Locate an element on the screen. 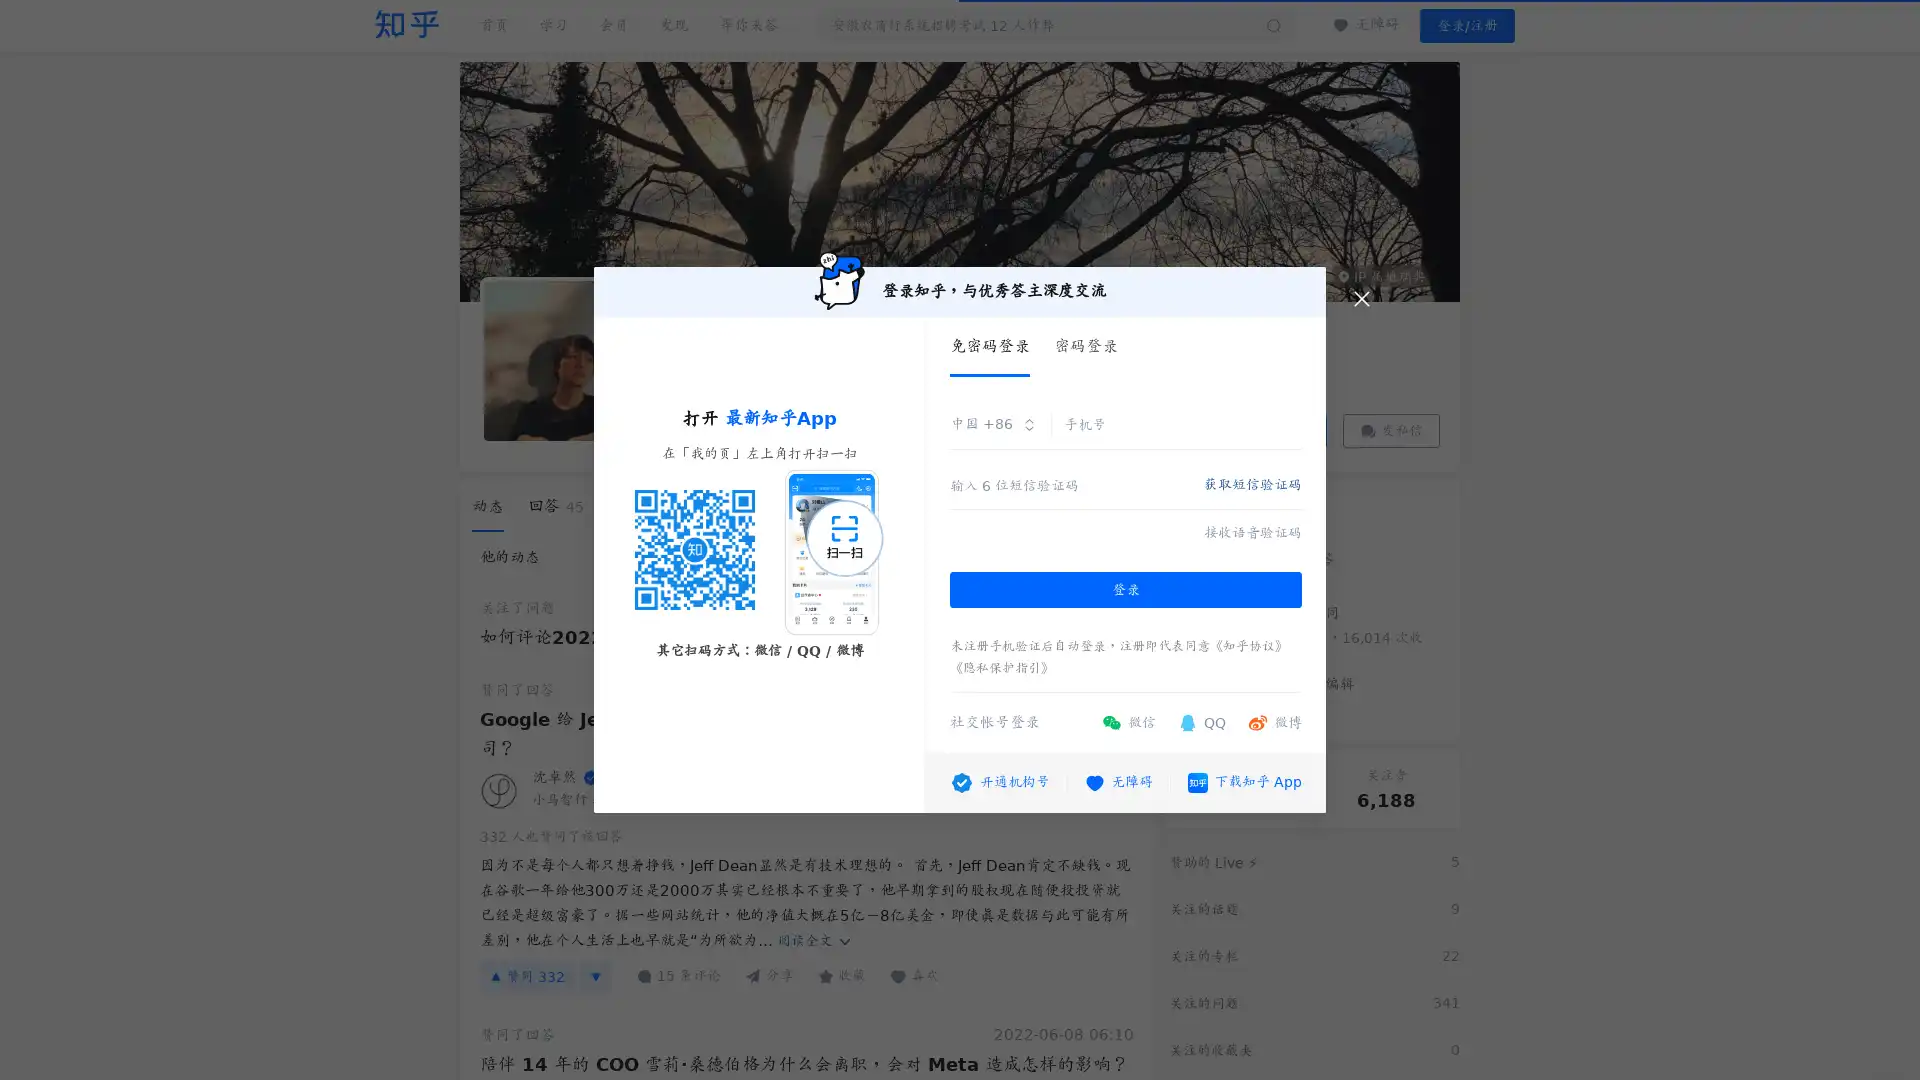  QQ is located at coordinates (1200, 722).